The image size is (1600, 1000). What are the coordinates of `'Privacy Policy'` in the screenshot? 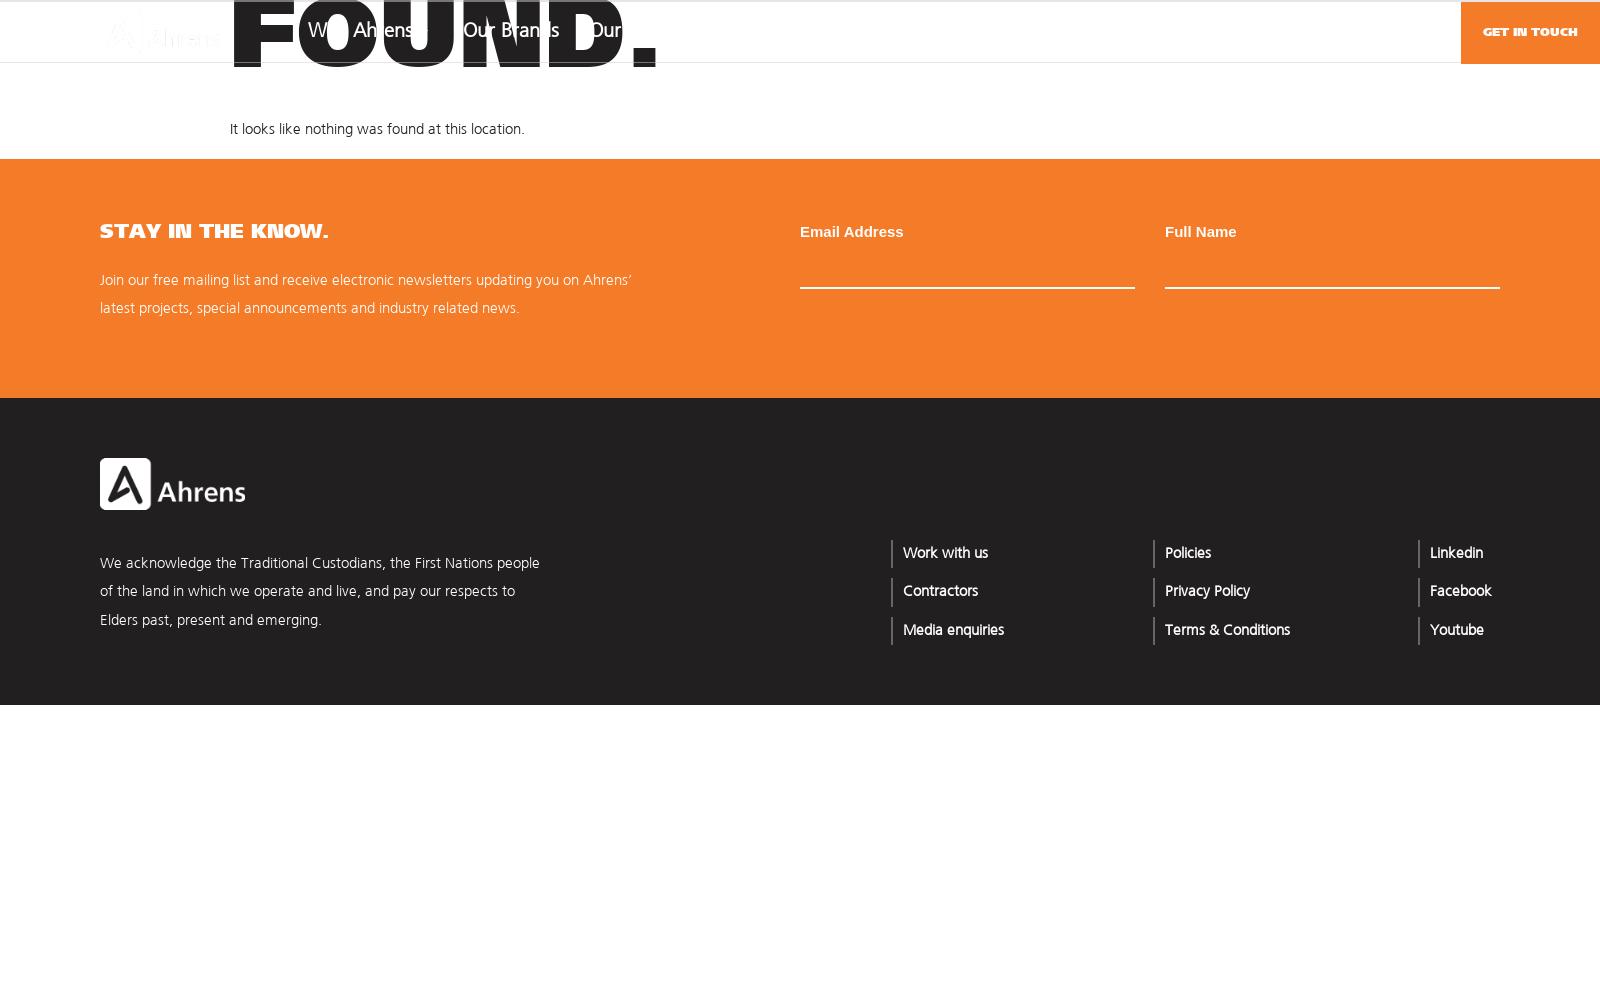 It's located at (1205, 591).